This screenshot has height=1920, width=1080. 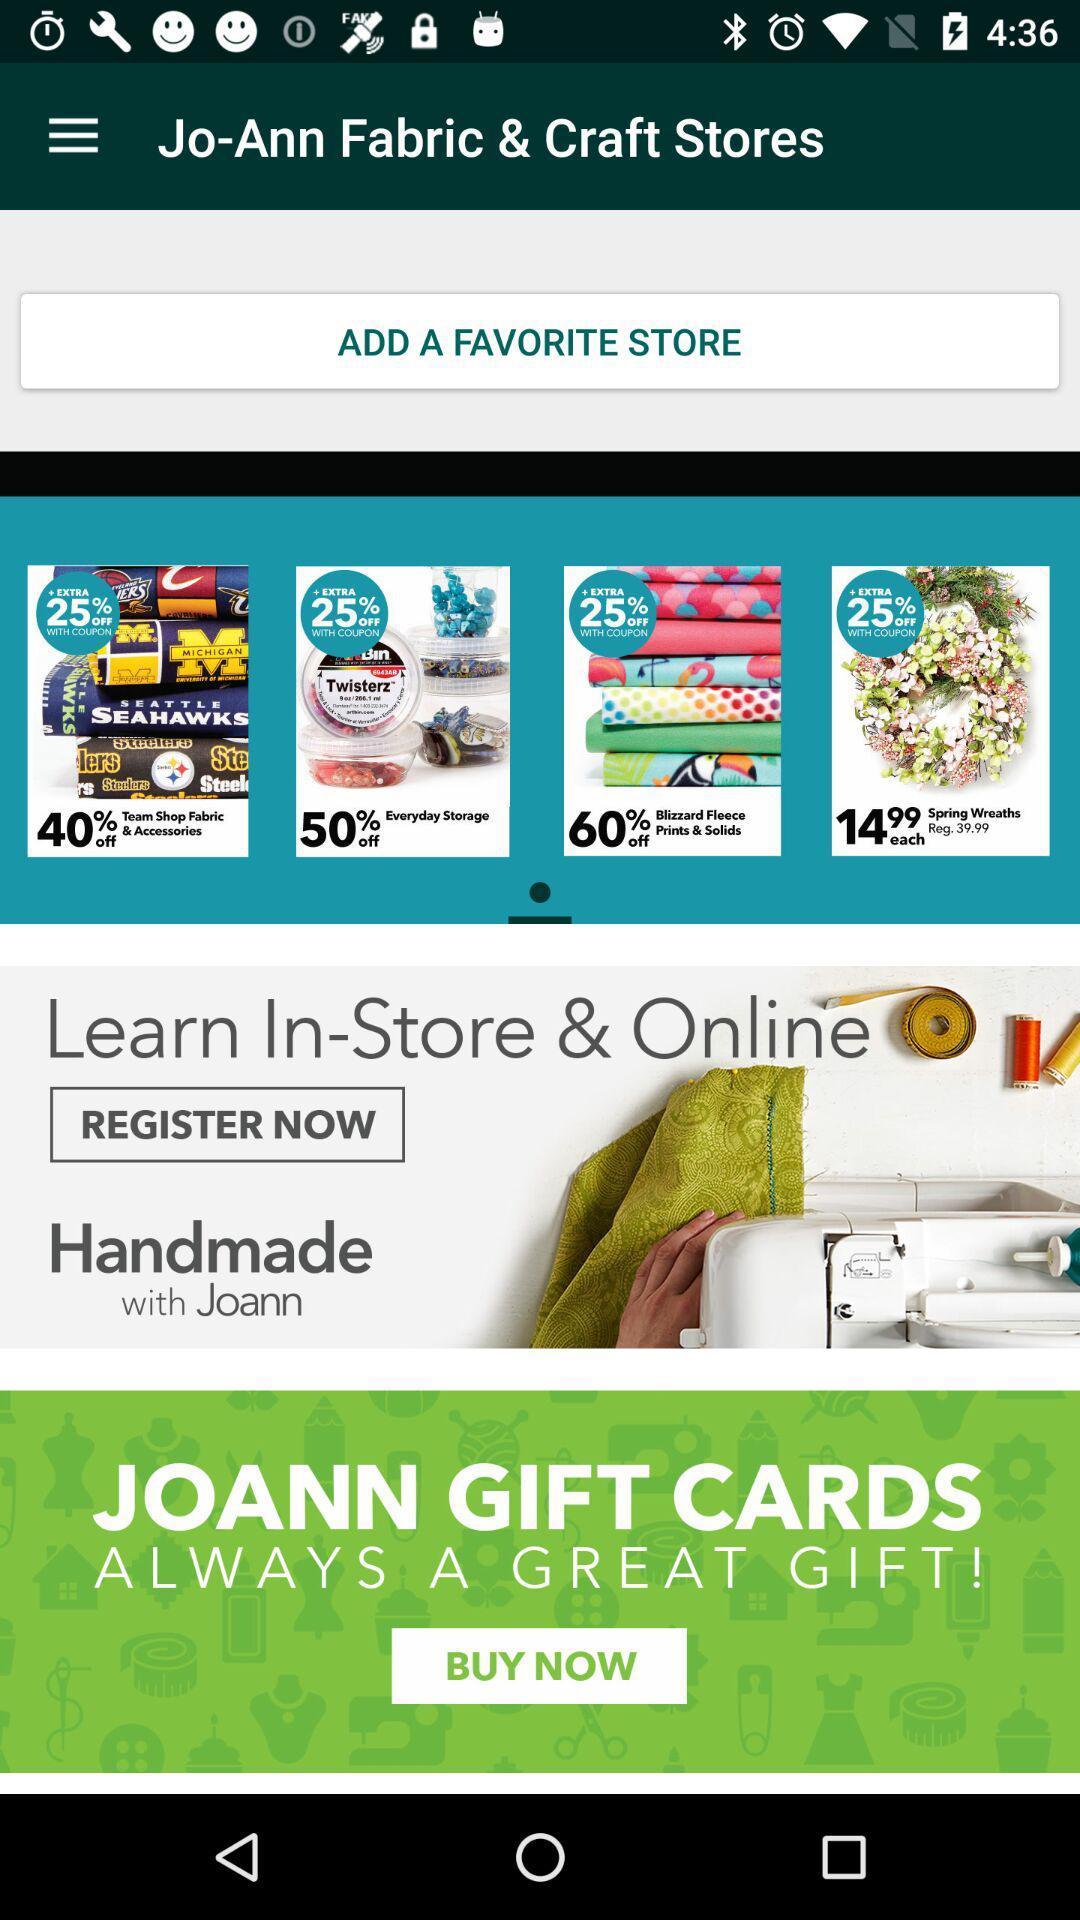 What do you see at coordinates (540, 687) in the screenshot?
I see `the item below the add a favorite` at bounding box center [540, 687].